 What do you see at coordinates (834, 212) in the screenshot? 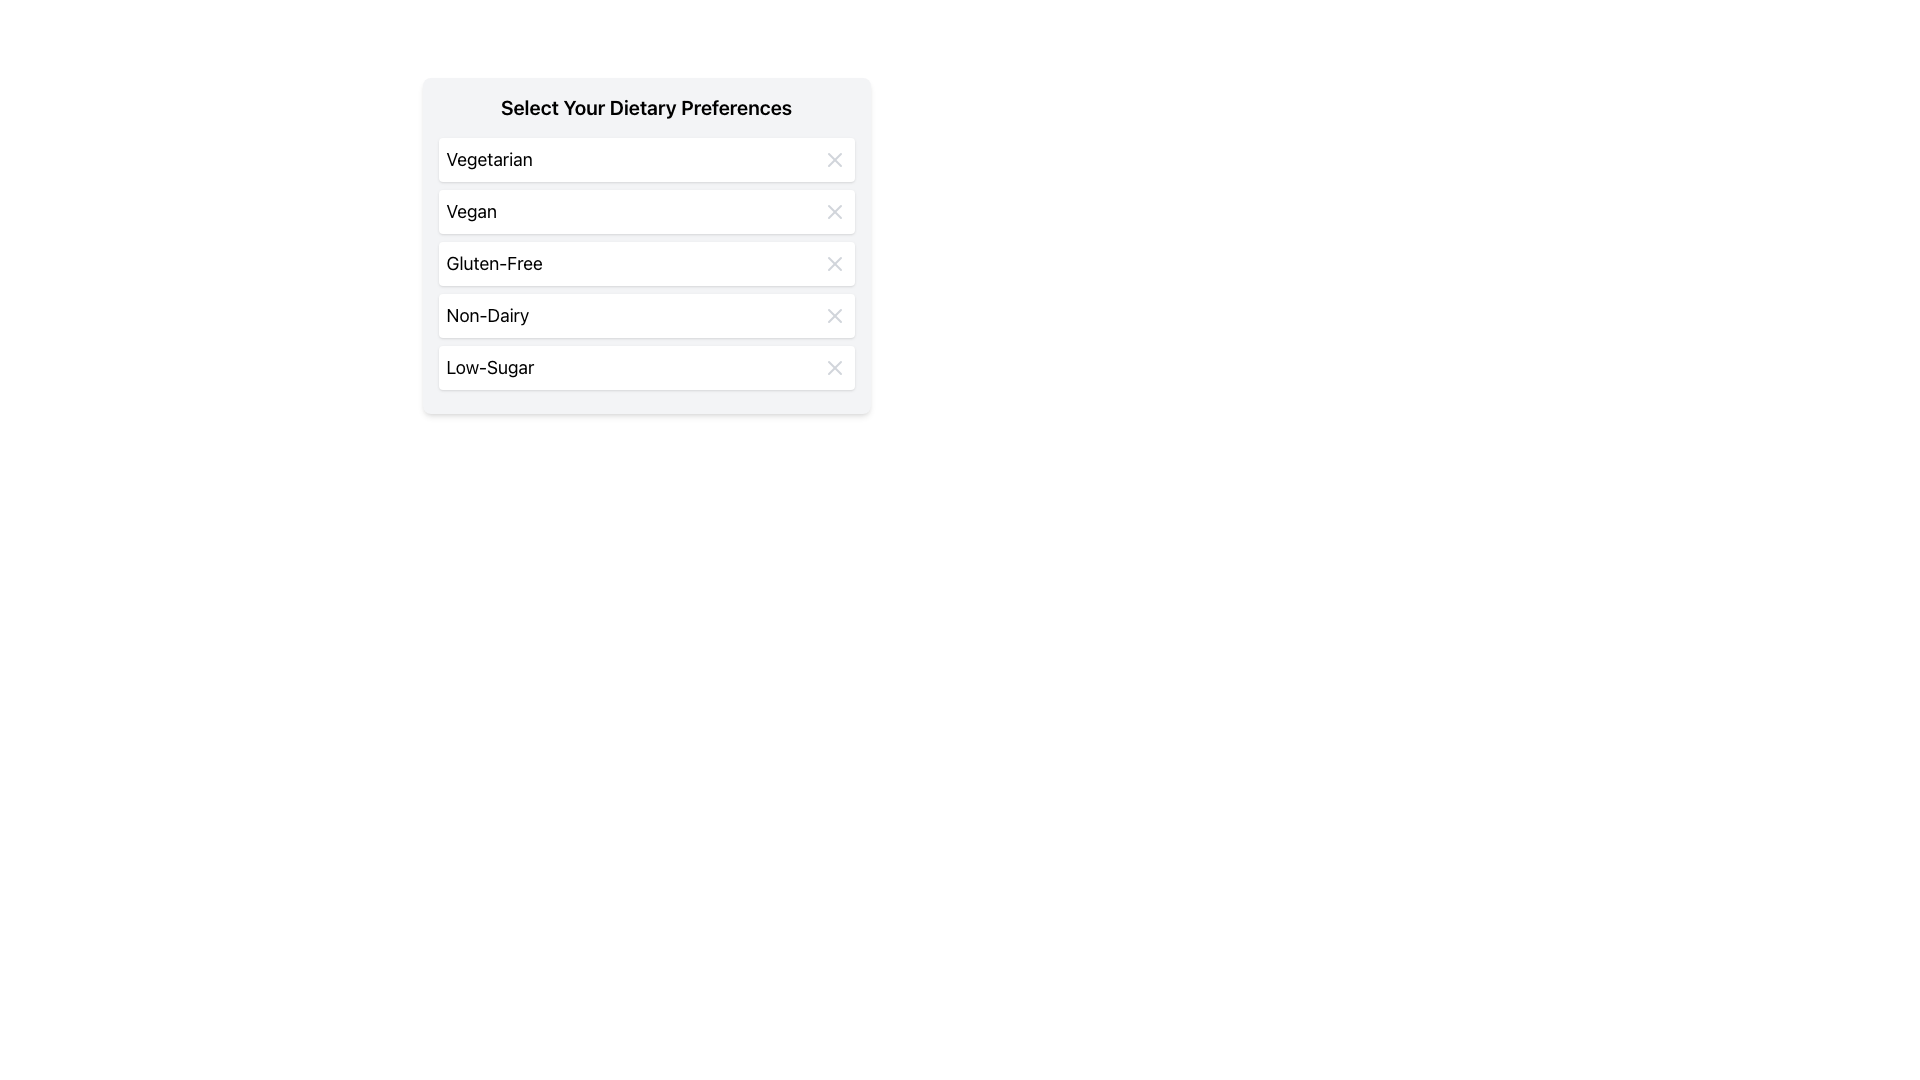
I see `the small X icon located to the right of the 'Vegan' dietary preference label` at bounding box center [834, 212].